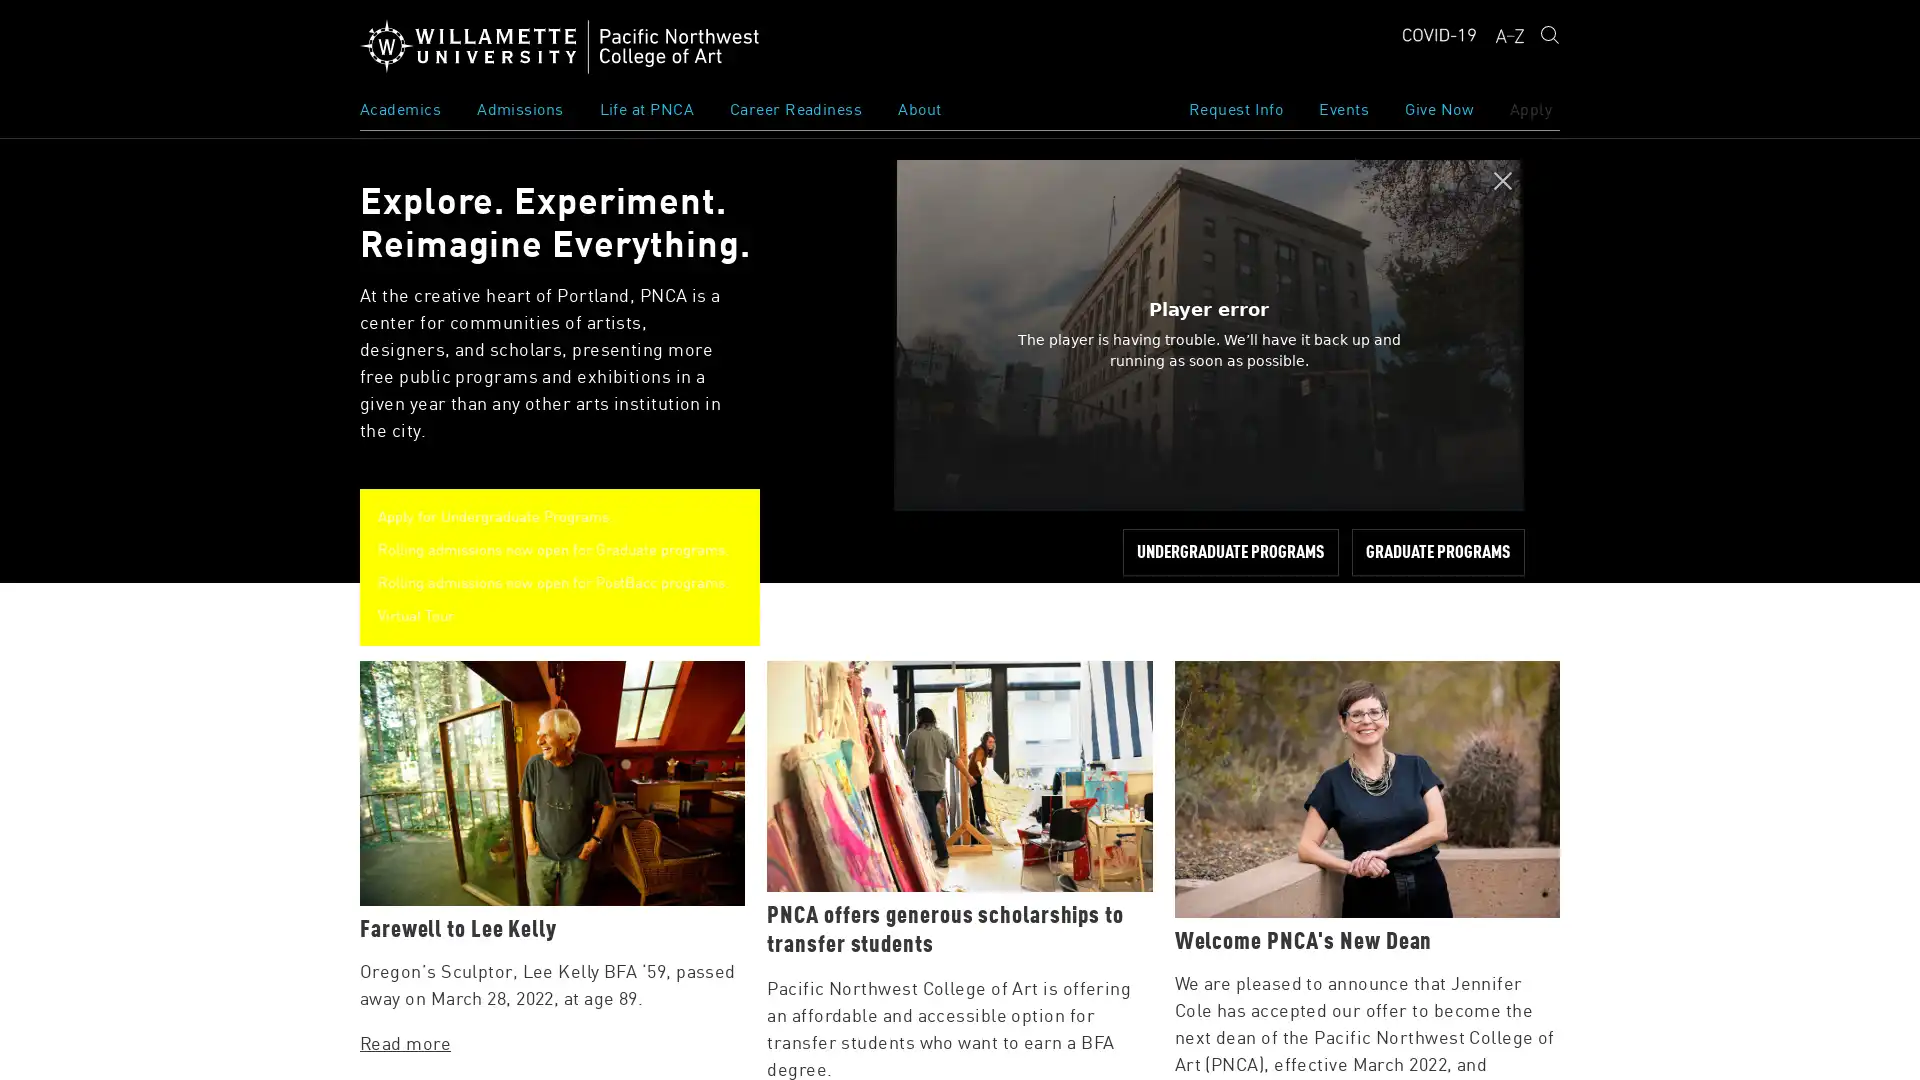  What do you see at coordinates (1549, 36) in the screenshot?
I see `Open Search` at bounding box center [1549, 36].